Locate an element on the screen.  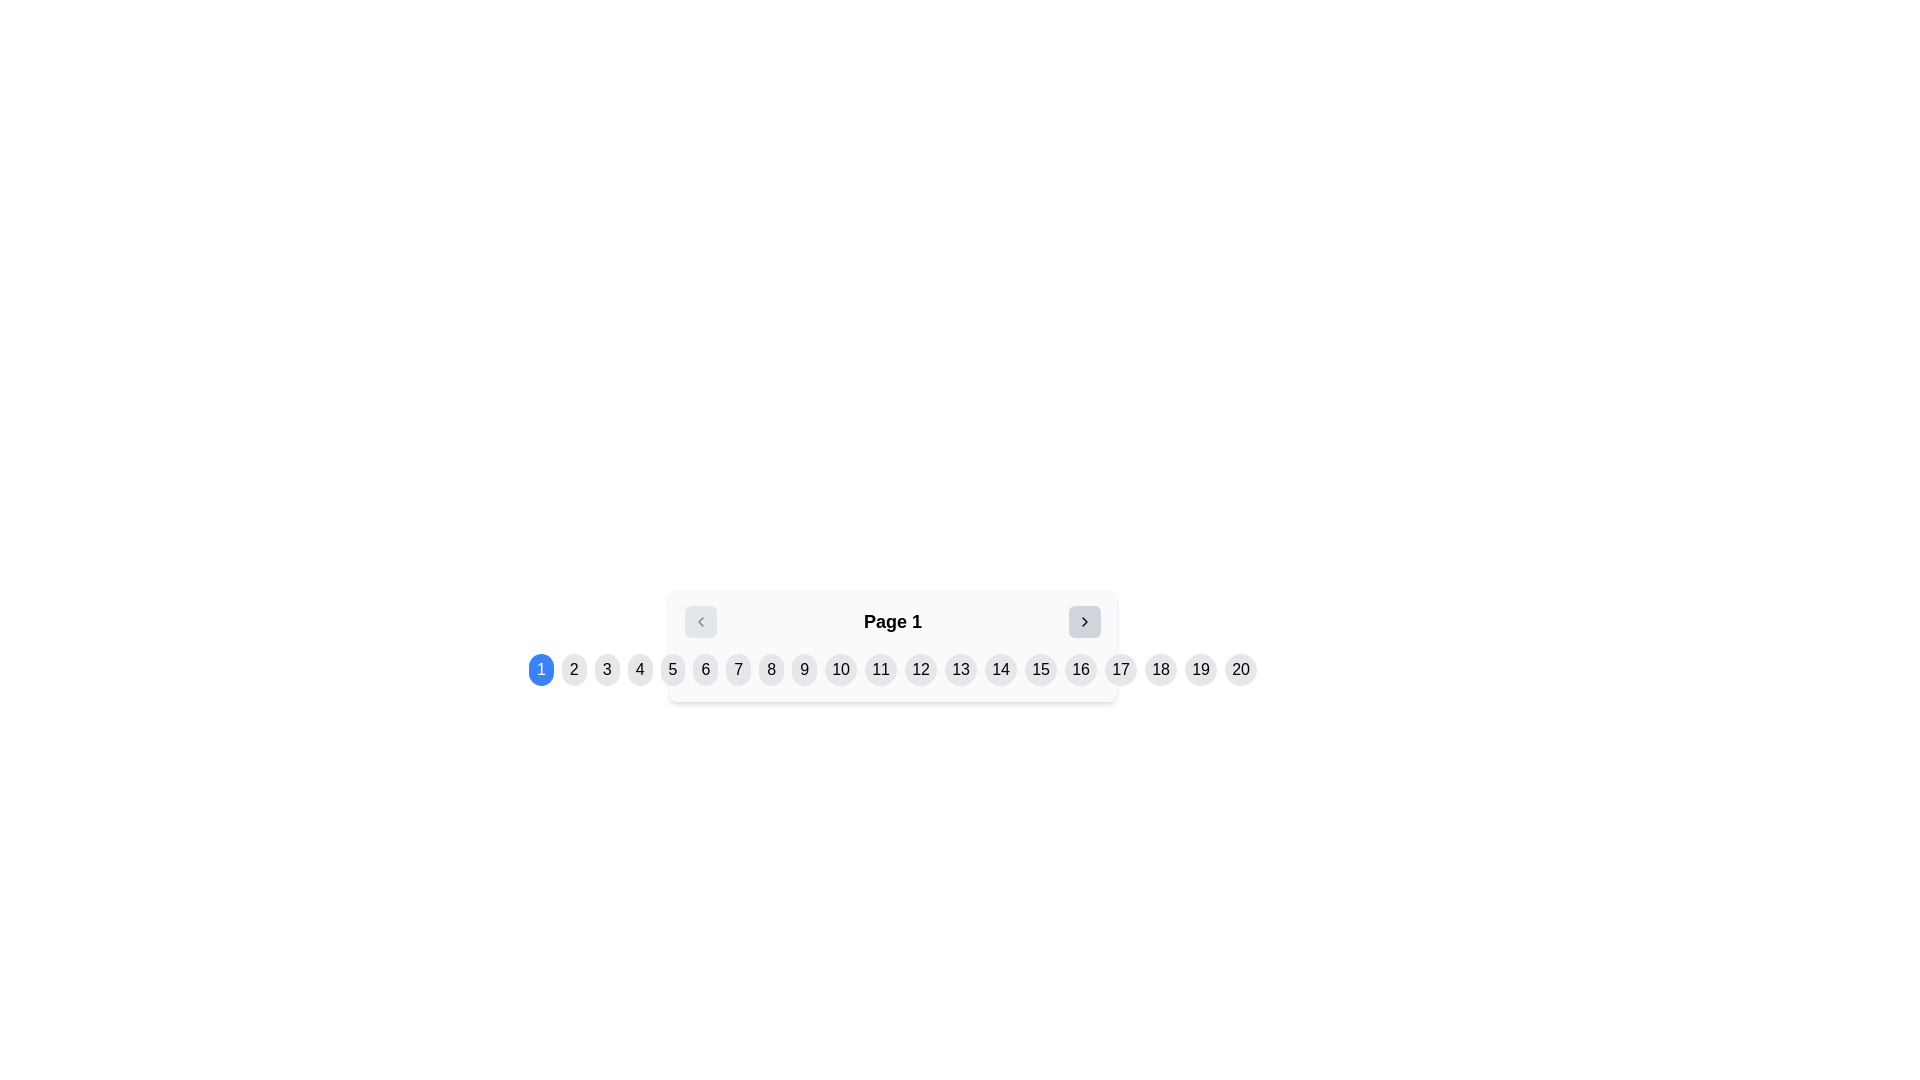
the sixth pagination button is located at coordinates (705, 670).